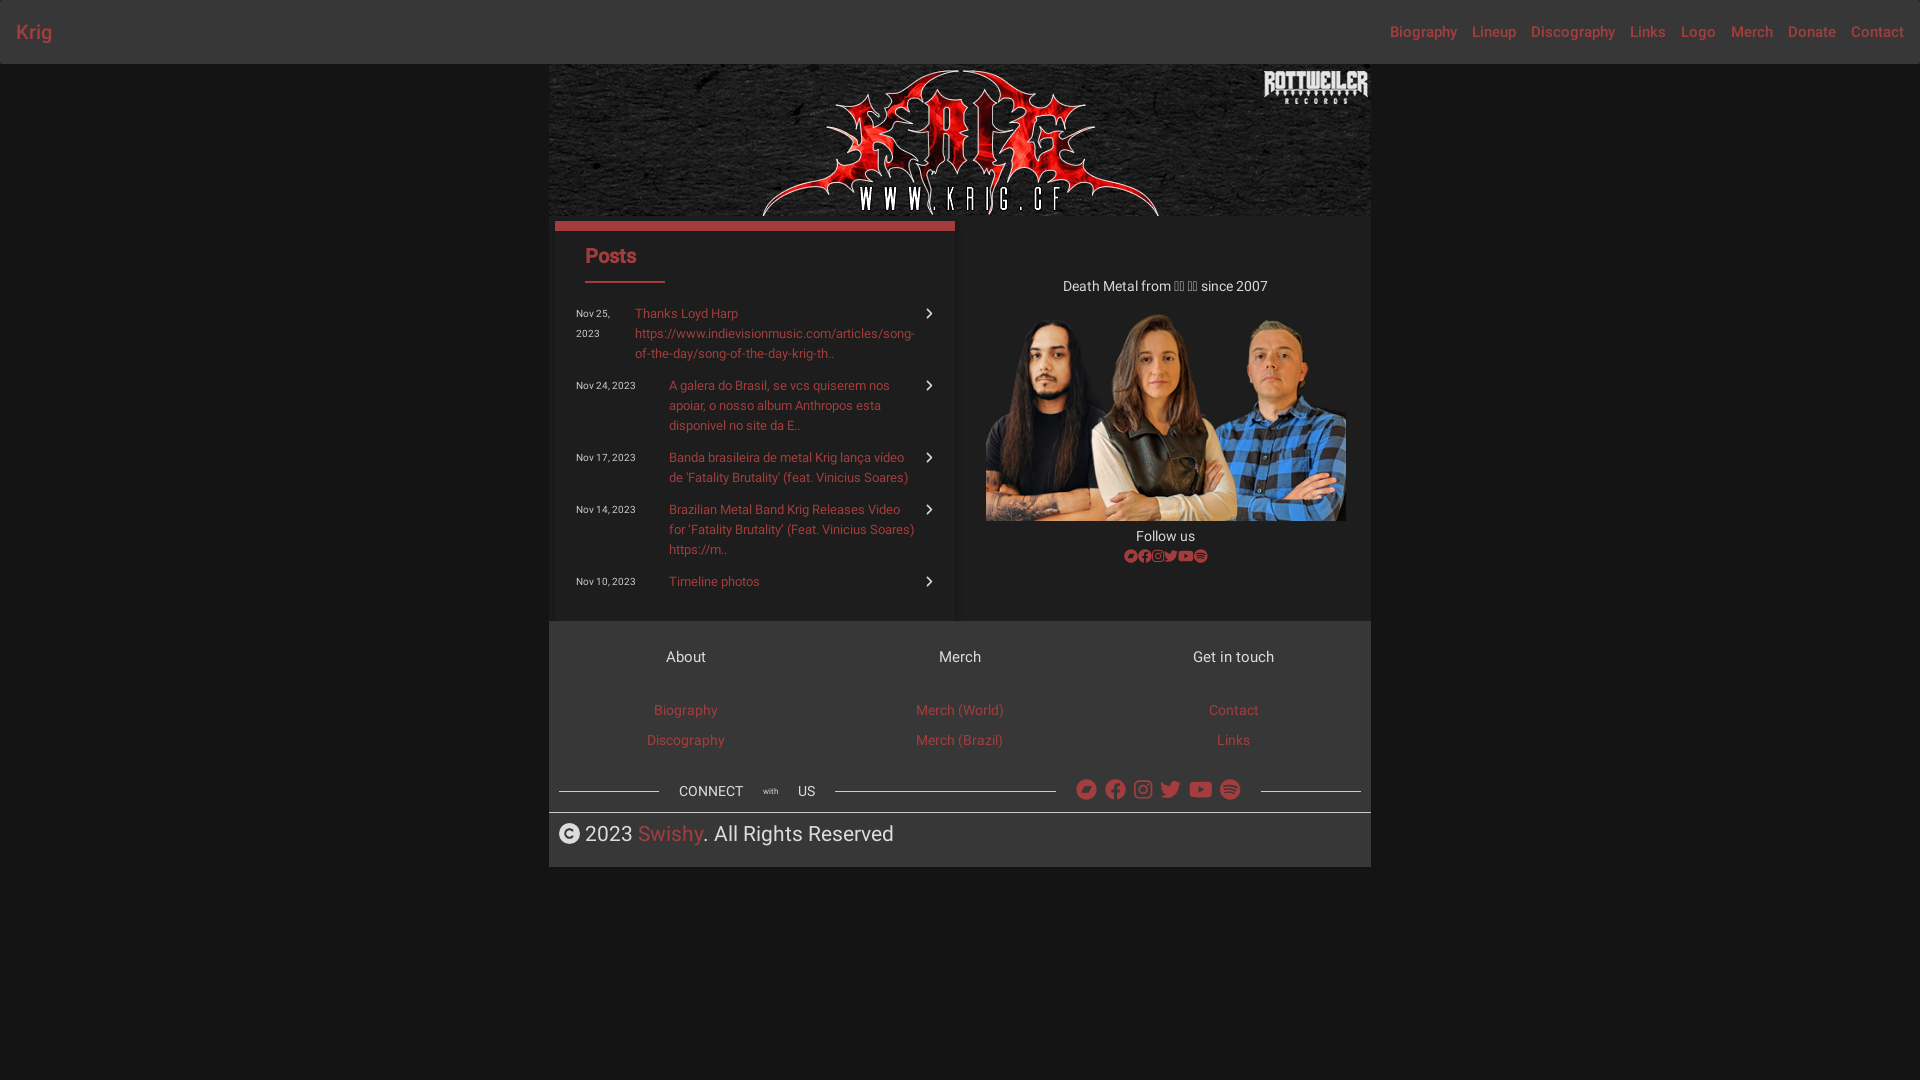 The image size is (1920, 1080). I want to click on 'Twitter', so click(1163, 555).